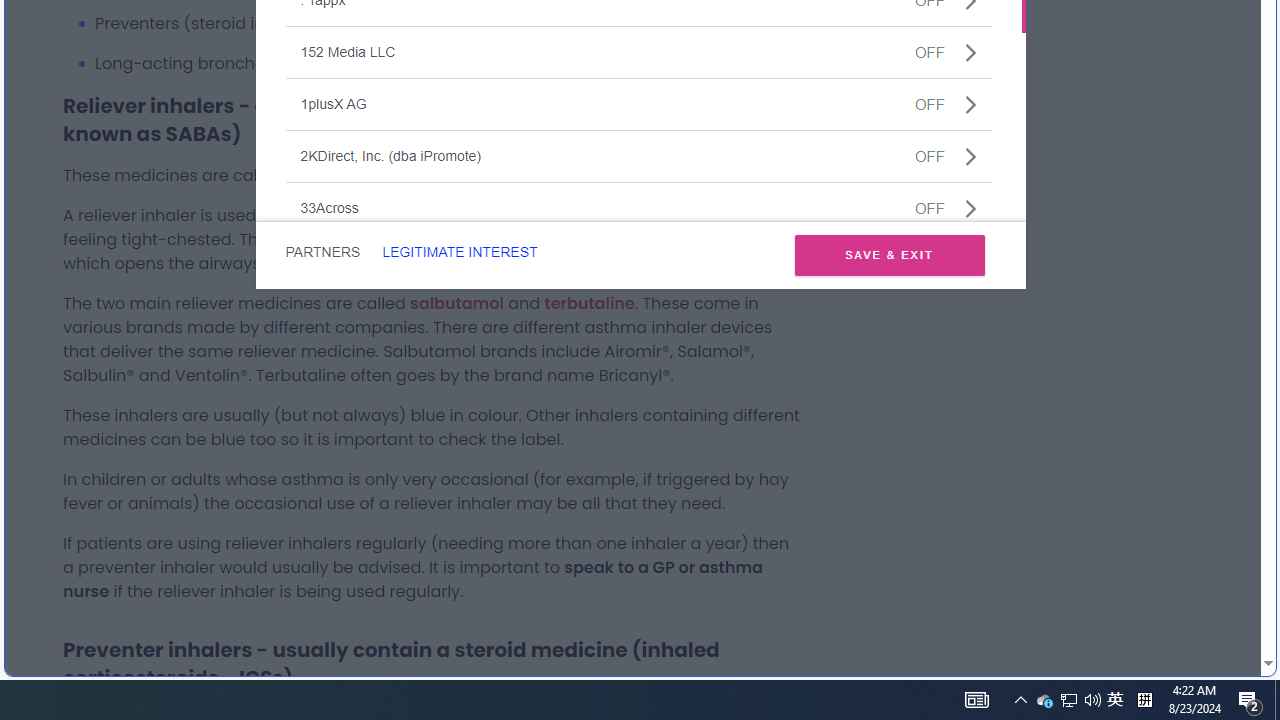 Image resolution: width=1280 pixels, height=720 pixels. Describe the element at coordinates (323, 250) in the screenshot. I see `'PARTNERS'` at that location.